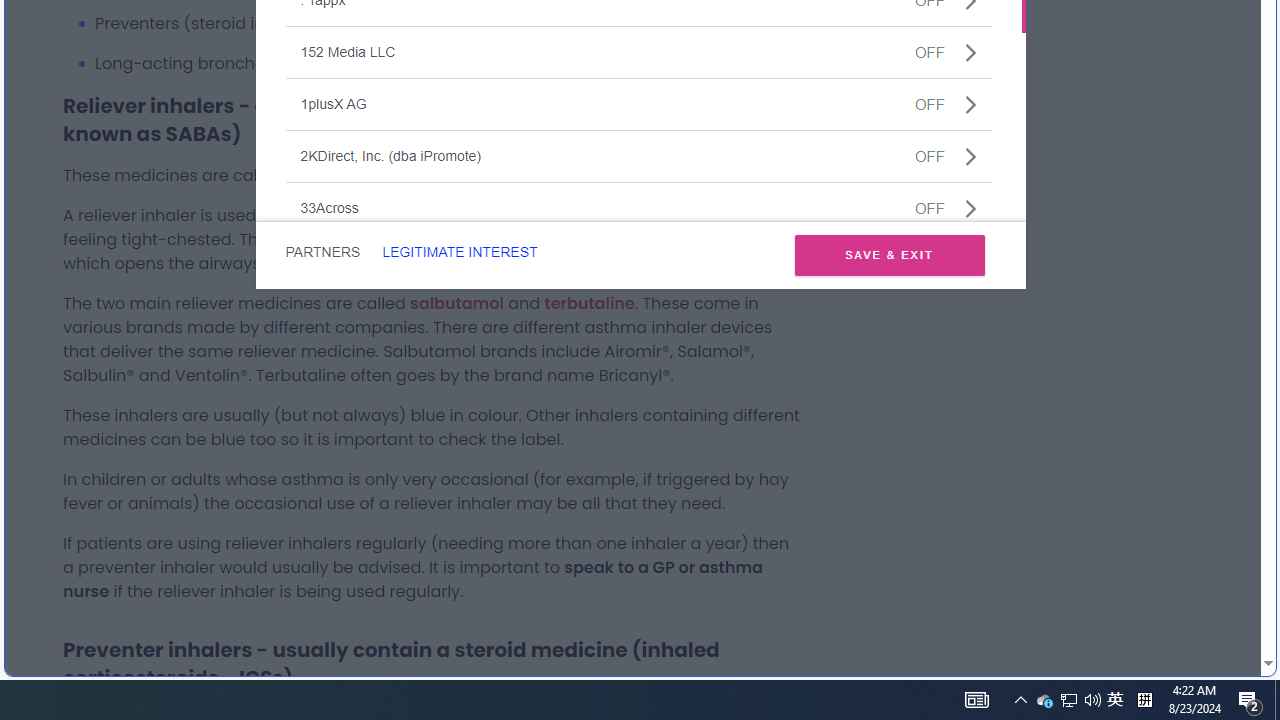 Image resolution: width=1280 pixels, height=720 pixels. Describe the element at coordinates (323, 250) in the screenshot. I see `'PARTNERS'` at that location.